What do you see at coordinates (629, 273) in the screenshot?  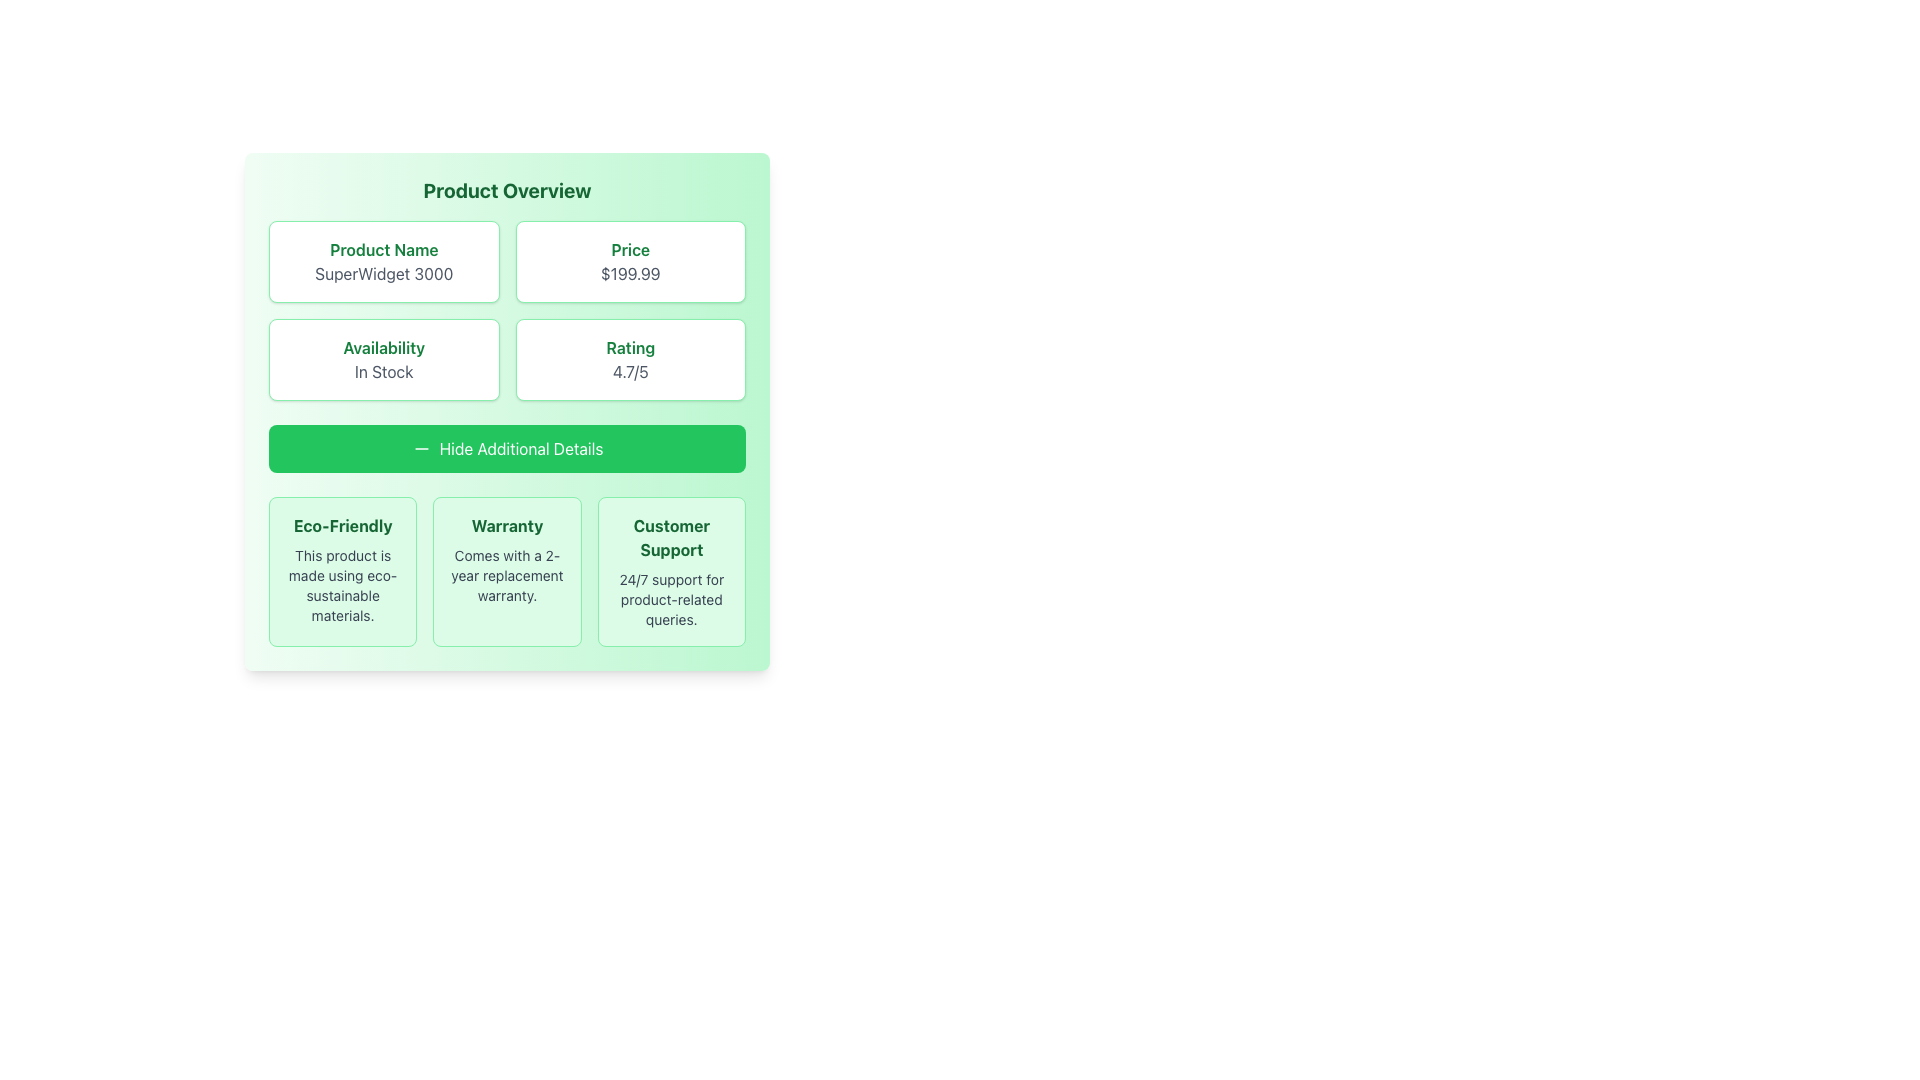 I see `the price display text label located in the 'Price' section, positioned below the 'Price' label` at bounding box center [629, 273].